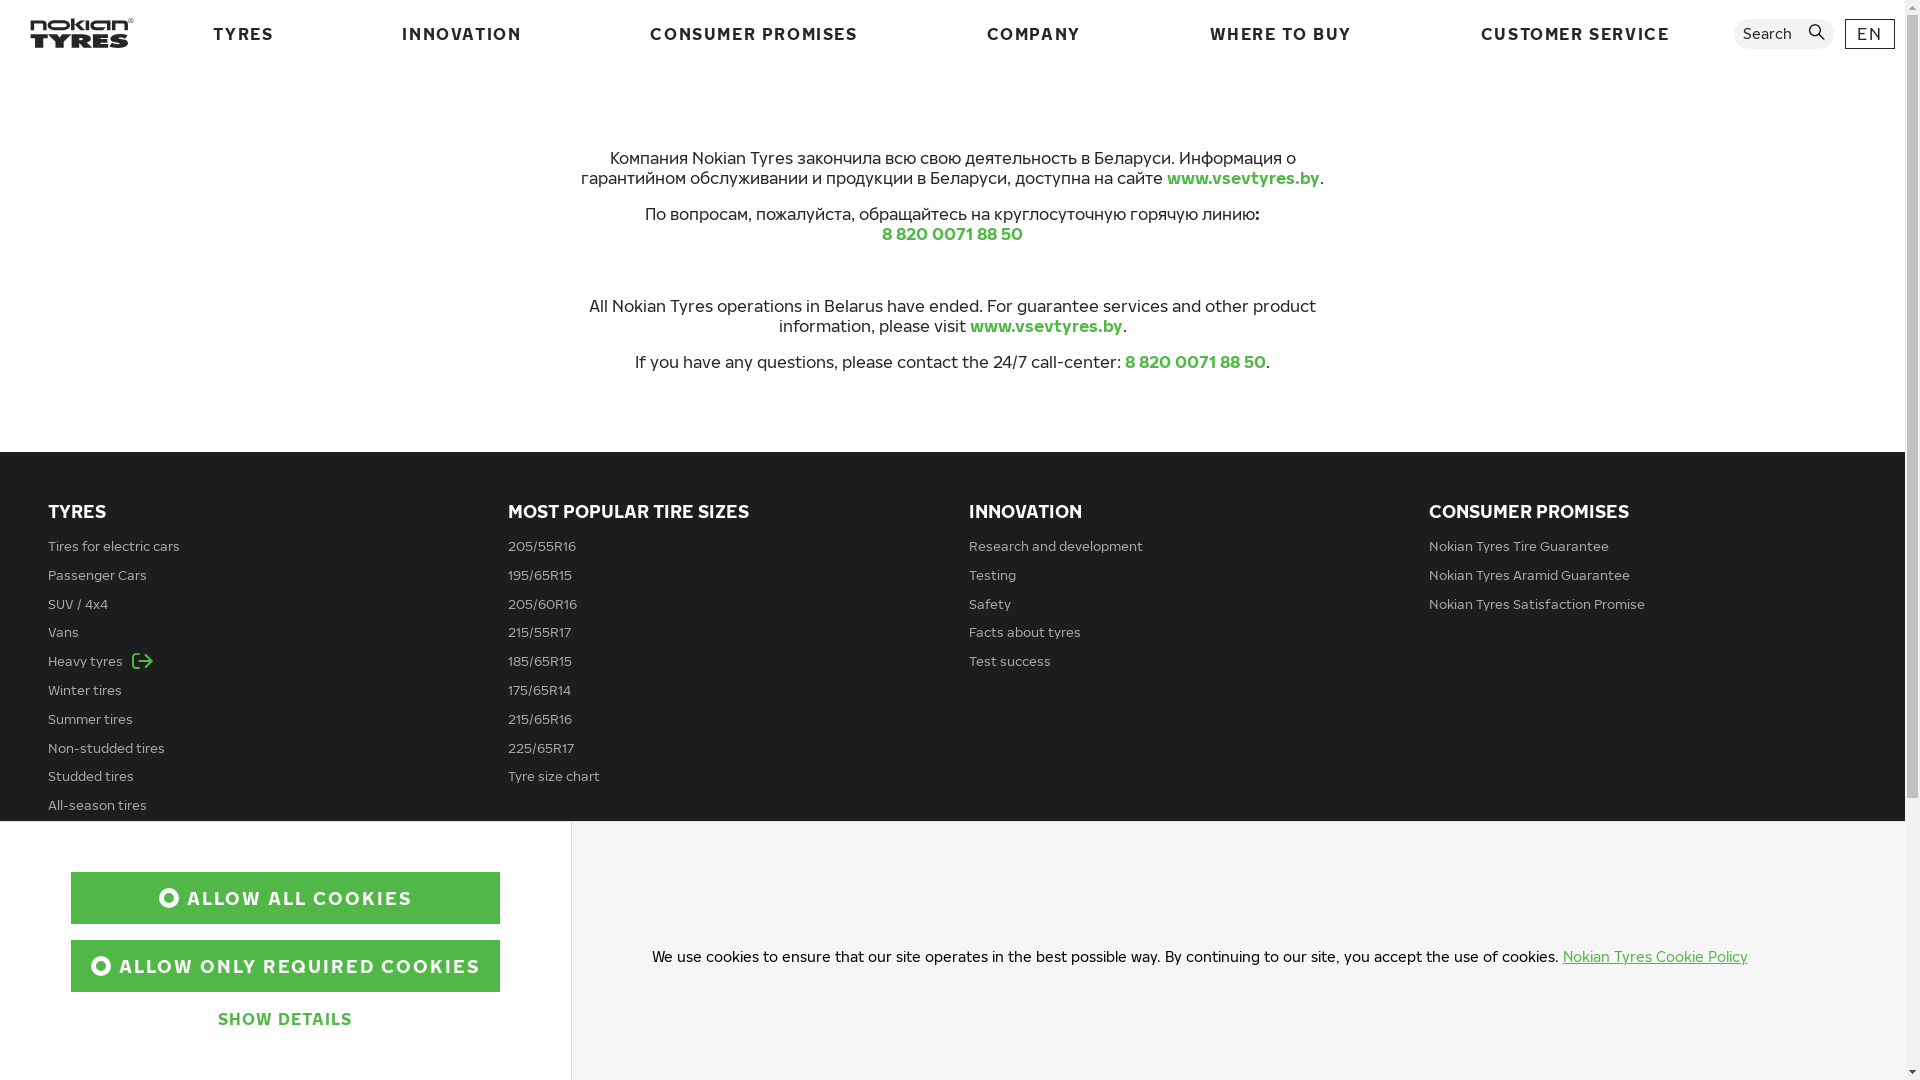  What do you see at coordinates (1654, 955) in the screenshot?
I see `'Nokian Tyres Cookie Policy'` at bounding box center [1654, 955].